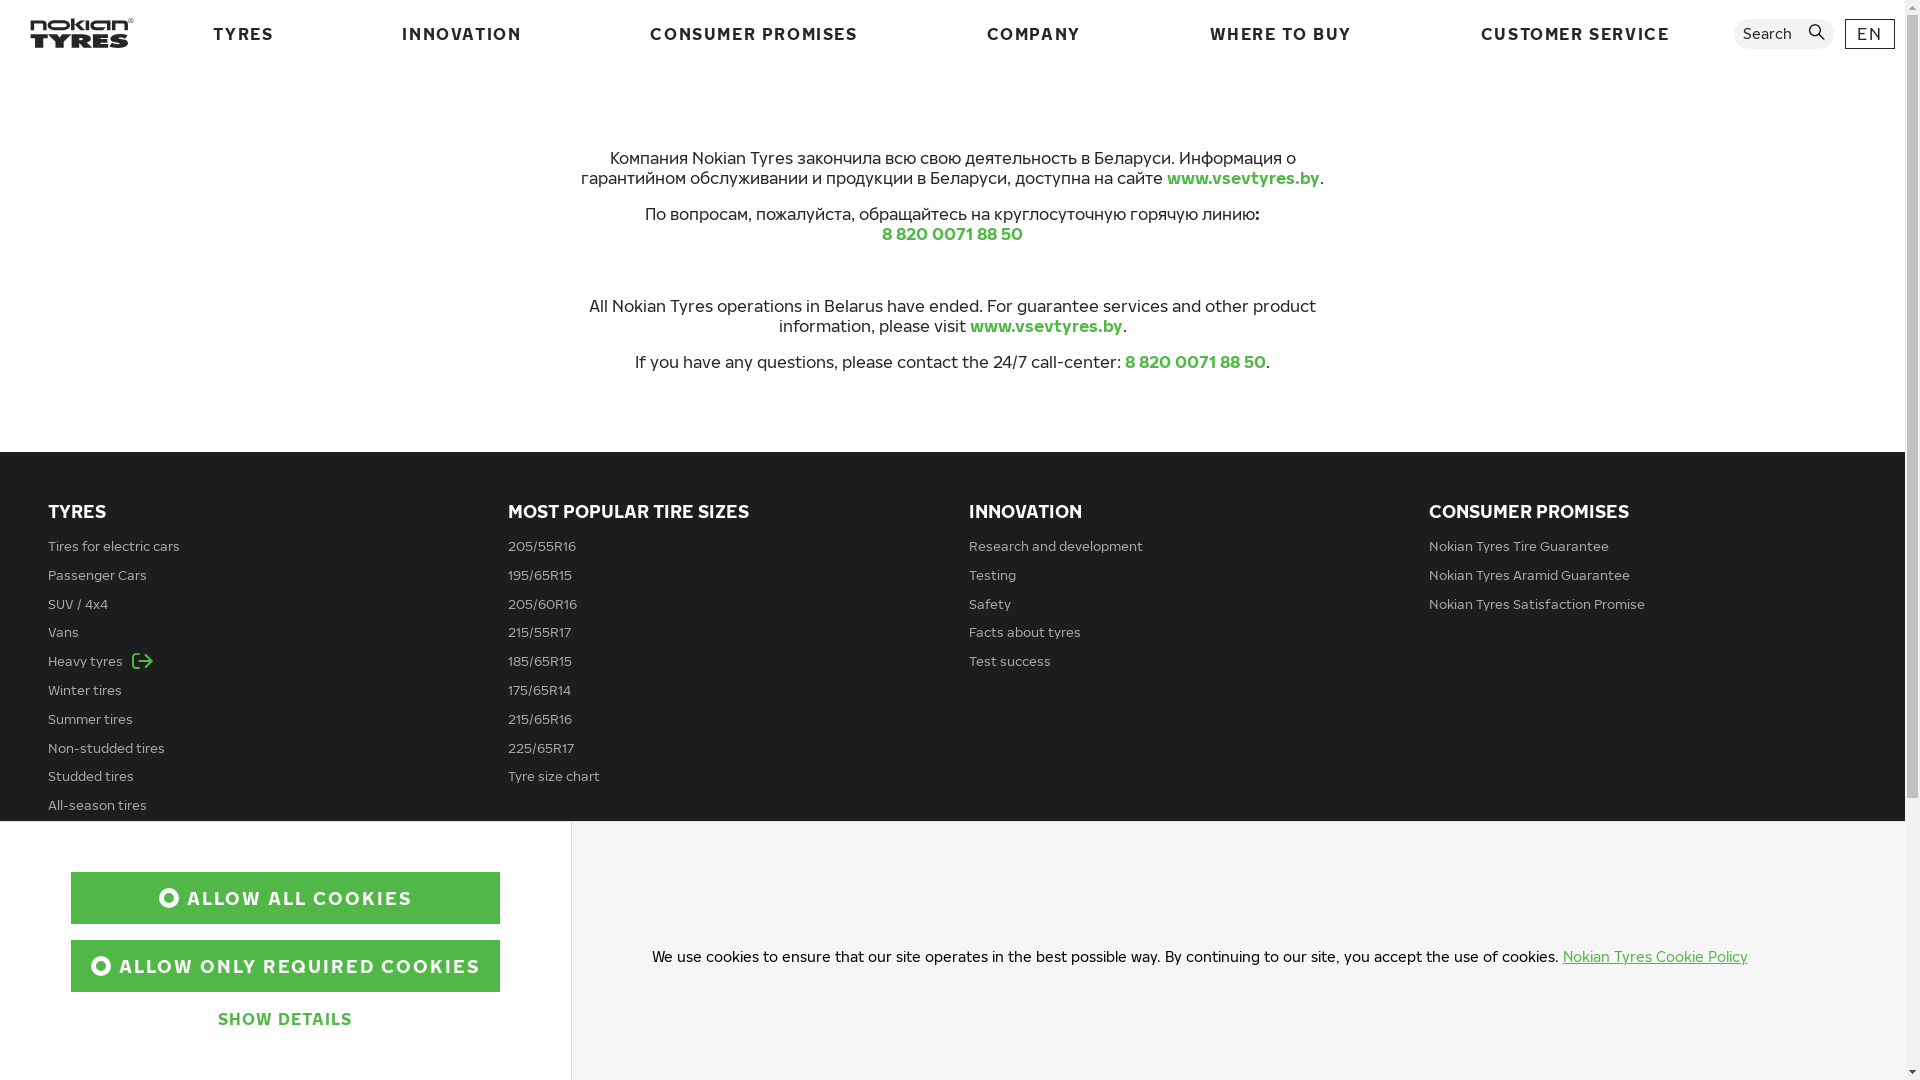  What do you see at coordinates (1654, 955) in the screenshot?
I see `'Nokian Tyres Cookie Policy'` at bounding box center [1654, 955].